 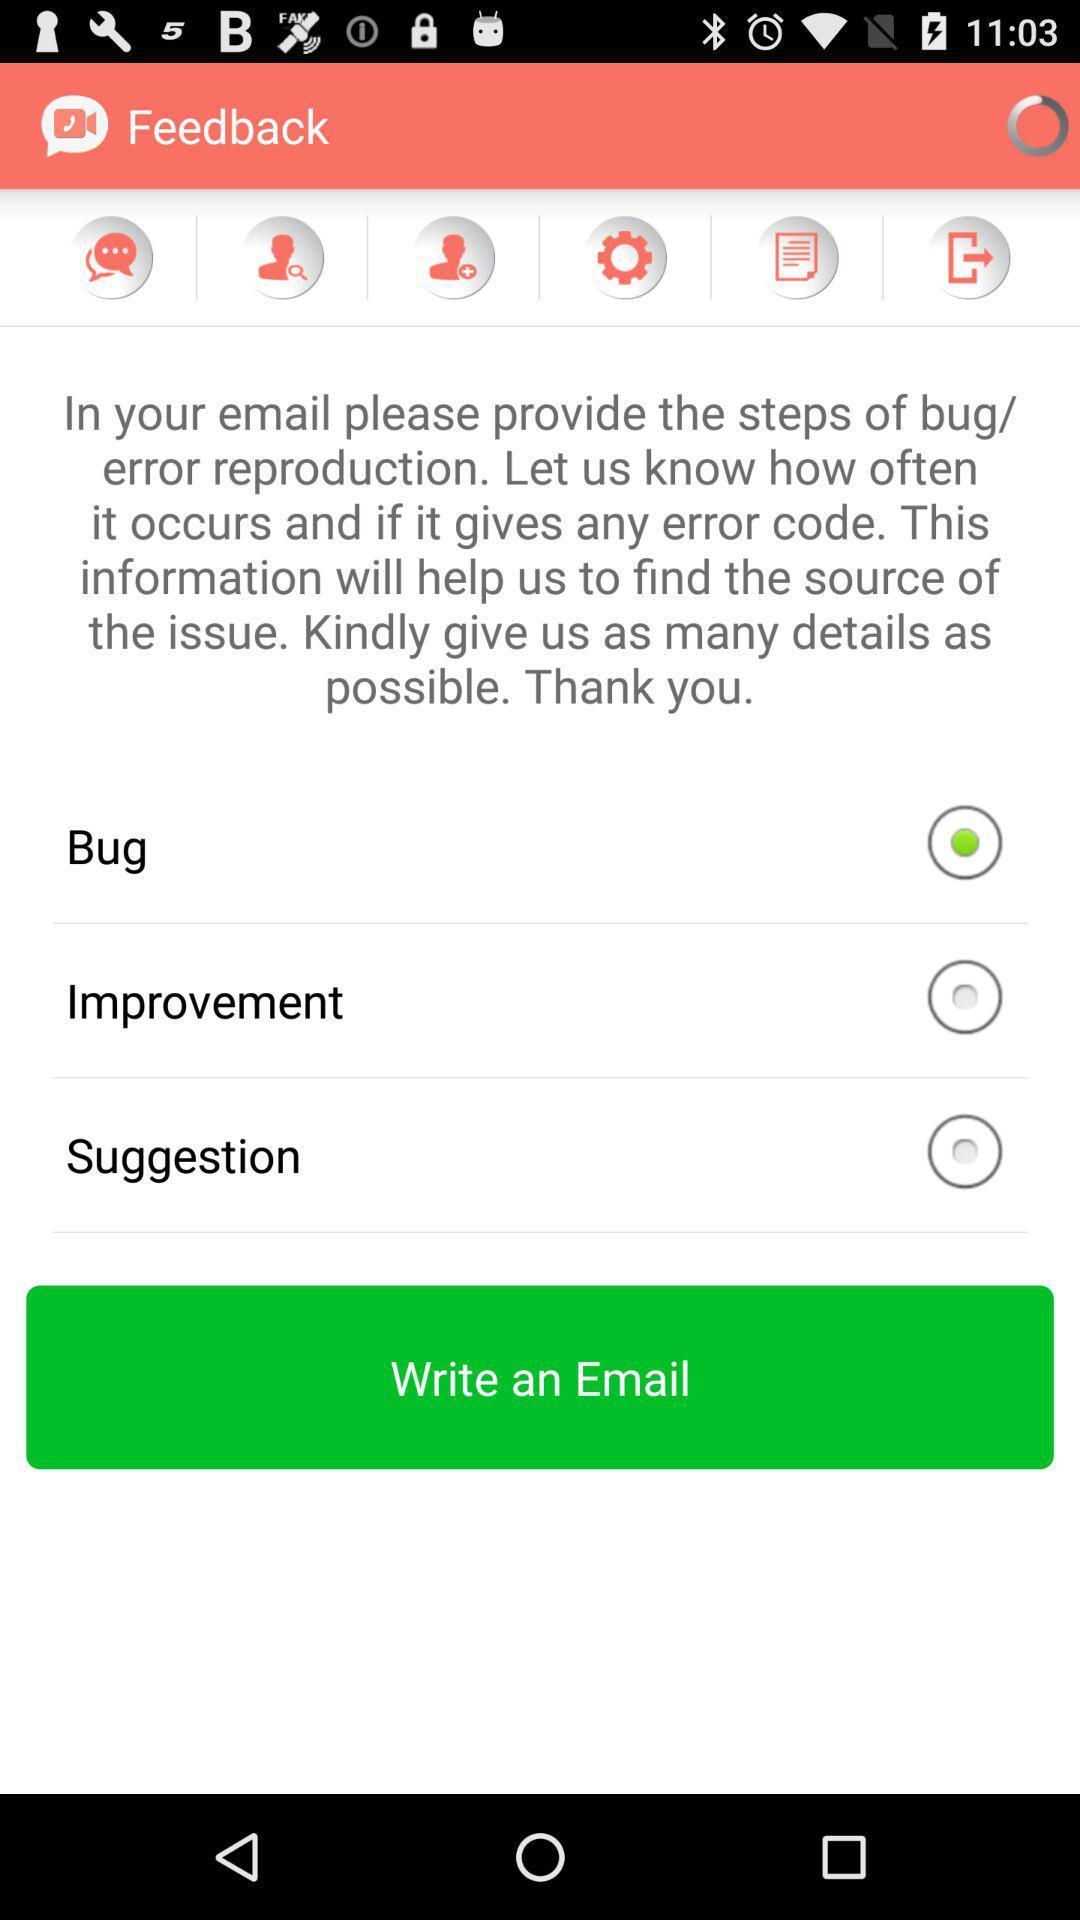 What do you see at coordinates (452, 274) in the screenshot?
I see `the follow icon` at bounding box center [452, 274].